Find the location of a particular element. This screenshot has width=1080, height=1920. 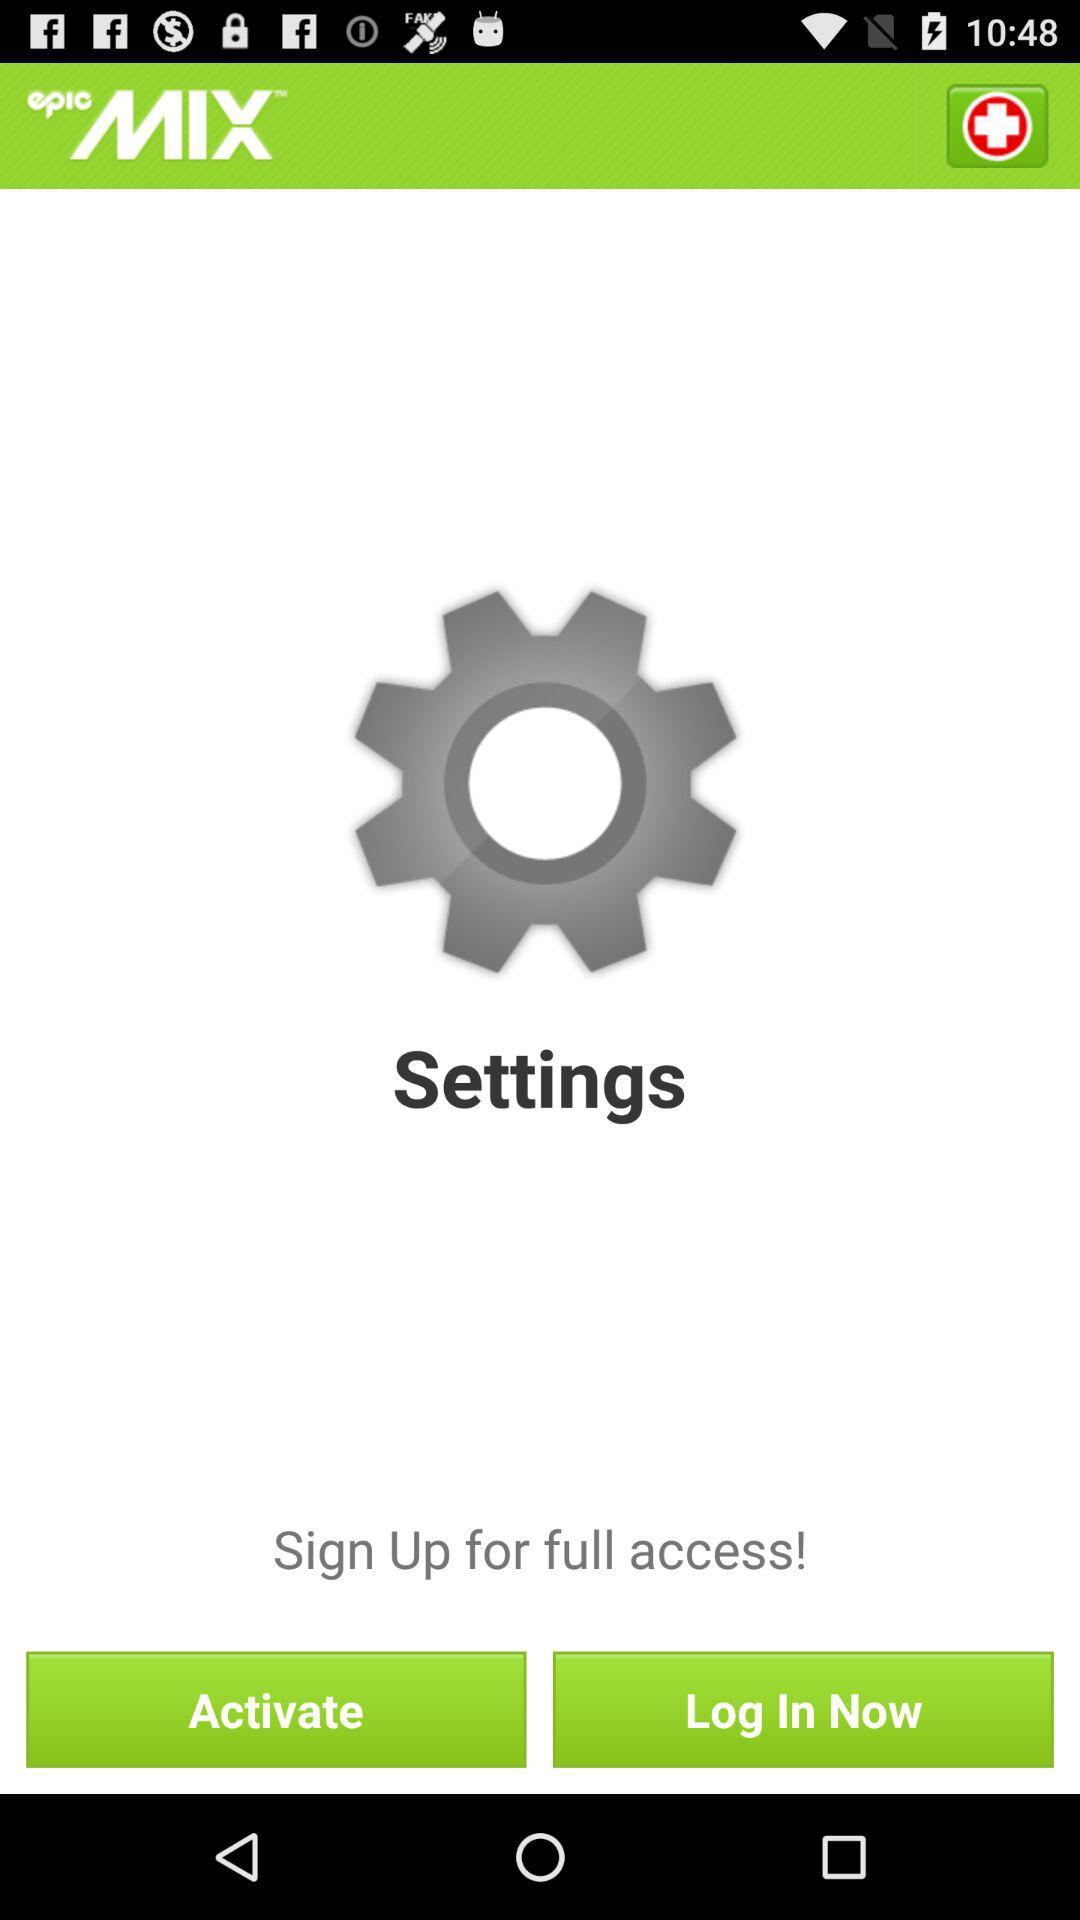

the activate item is located at coordinates (276, 1708).